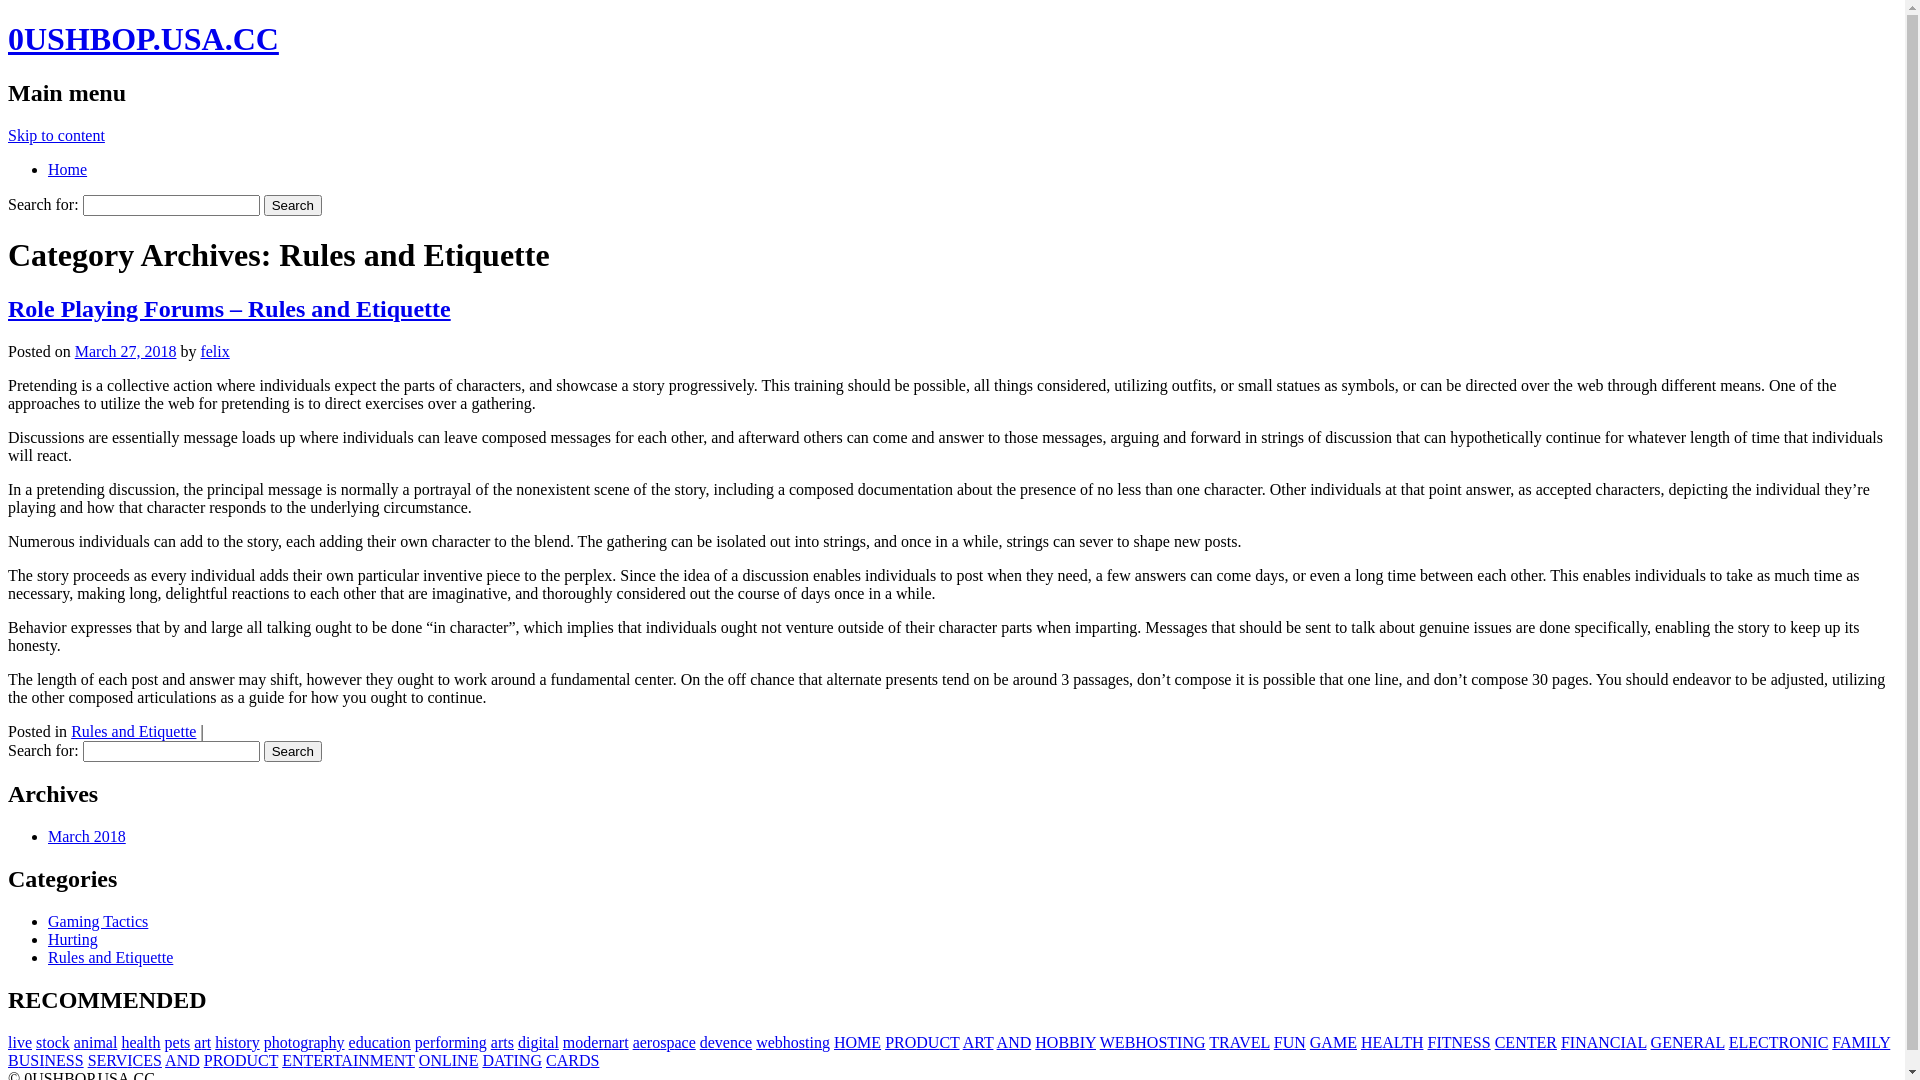 The image size is (1920, 1080). What do you see at coordinates (522, 1041) in the screenshot?
I see `'d'` at bounding box center [522, 1041].